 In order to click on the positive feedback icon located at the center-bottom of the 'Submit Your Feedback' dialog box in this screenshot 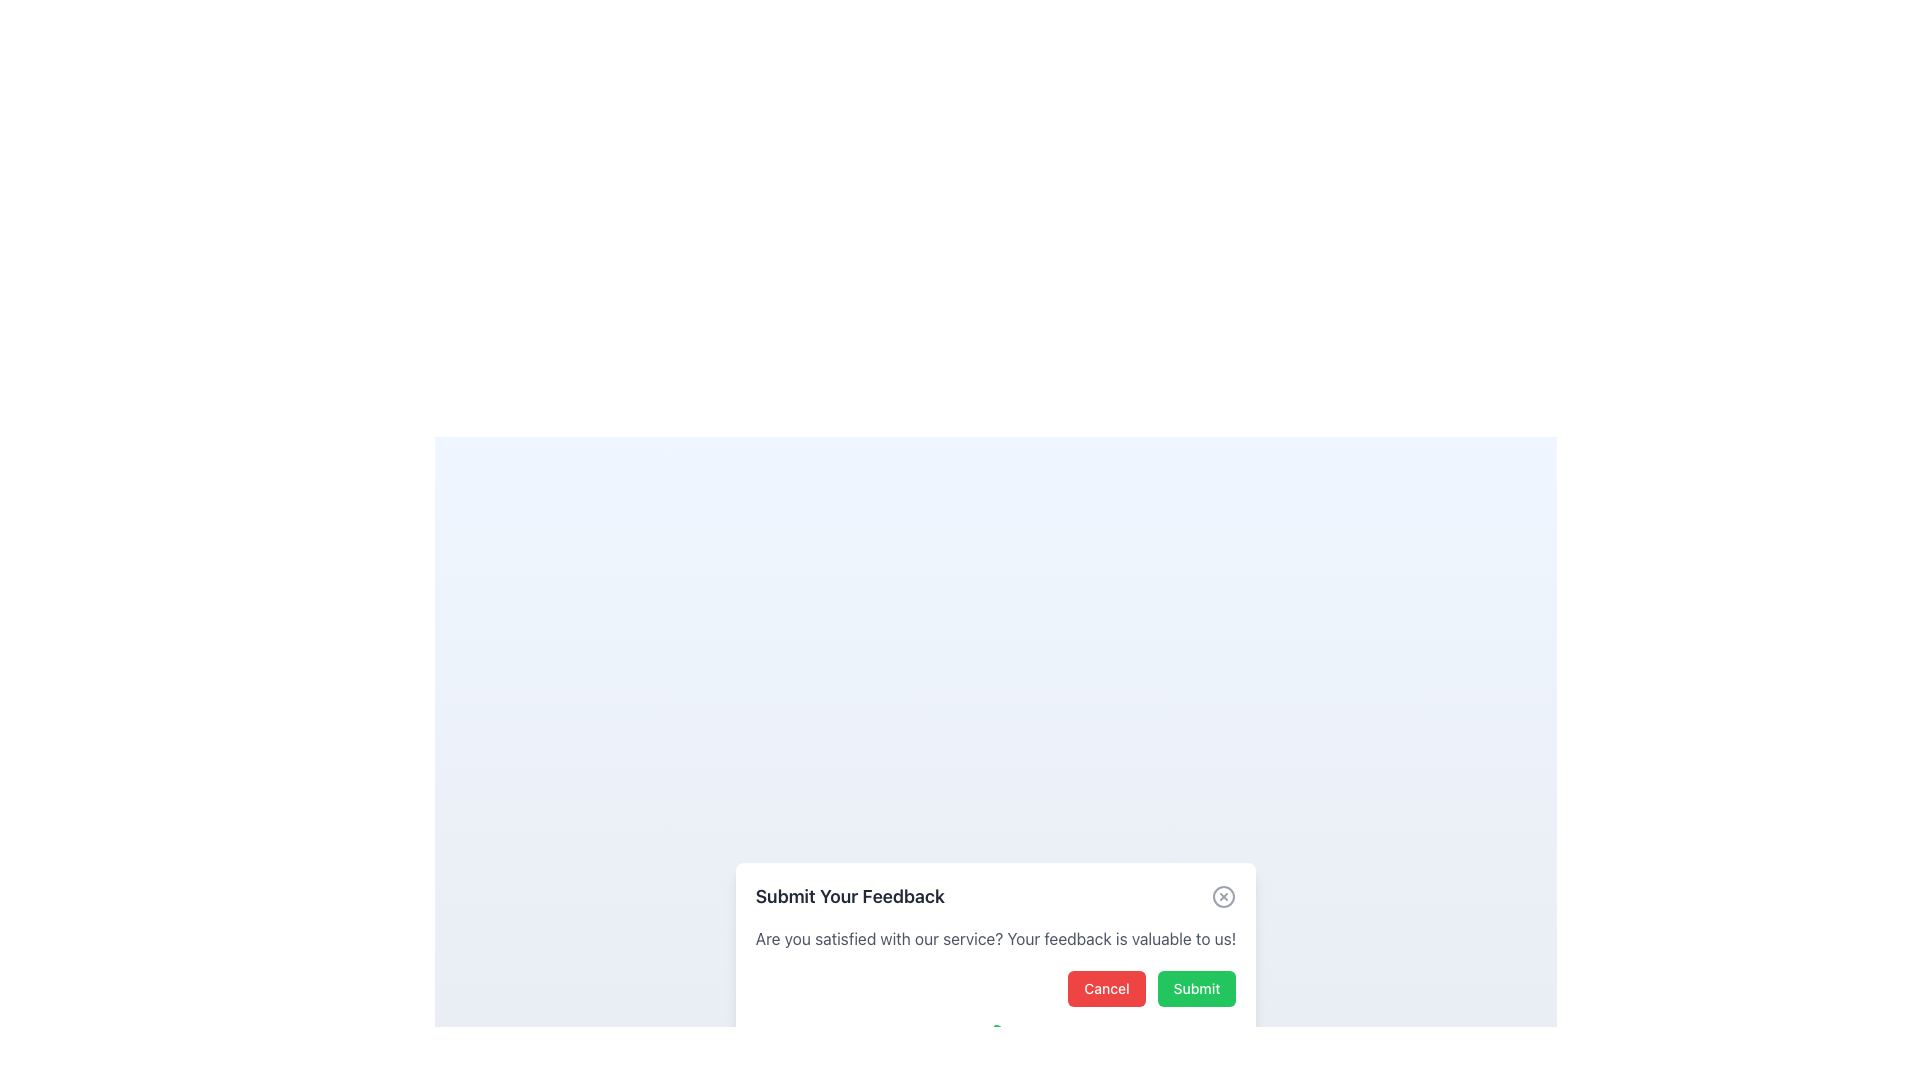, I will do `click(996, 1045)`.